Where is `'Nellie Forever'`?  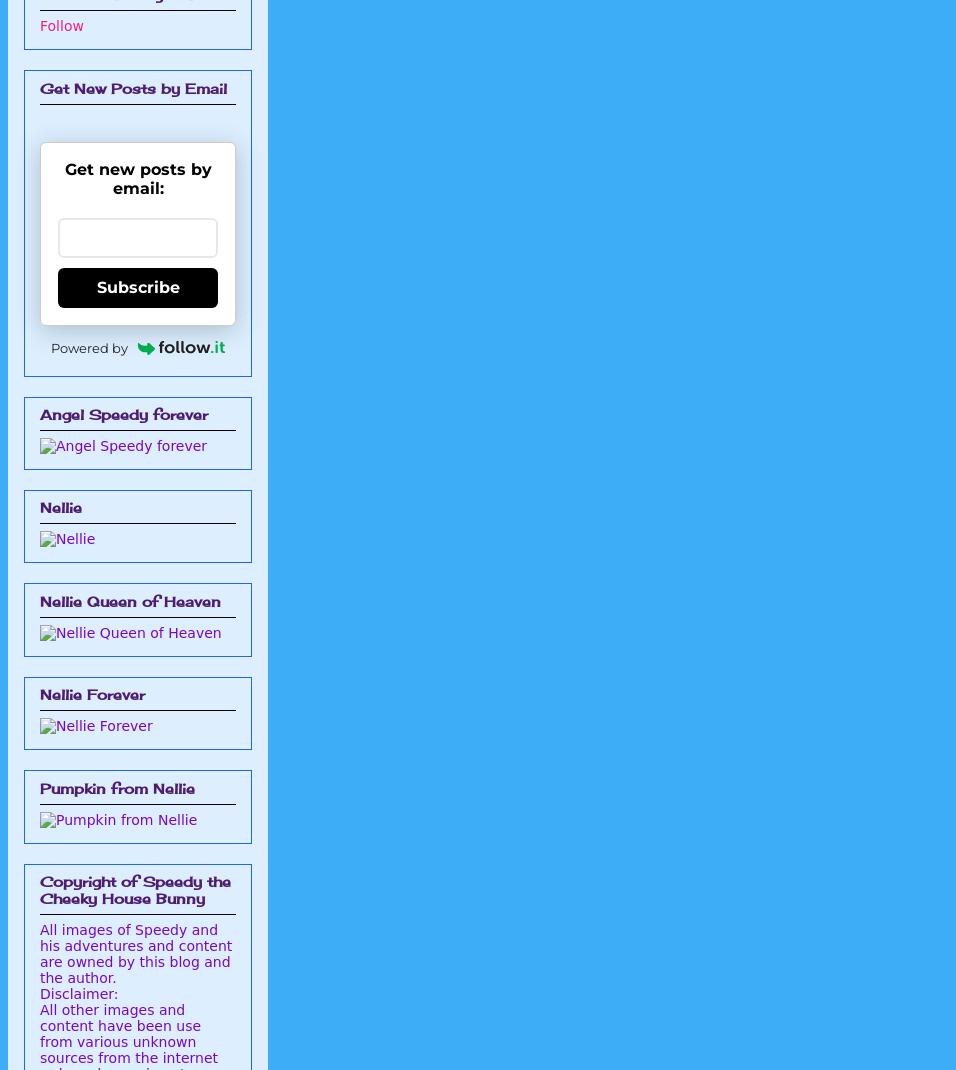 'Nellie Forever' is located at coordinates (91, 694).